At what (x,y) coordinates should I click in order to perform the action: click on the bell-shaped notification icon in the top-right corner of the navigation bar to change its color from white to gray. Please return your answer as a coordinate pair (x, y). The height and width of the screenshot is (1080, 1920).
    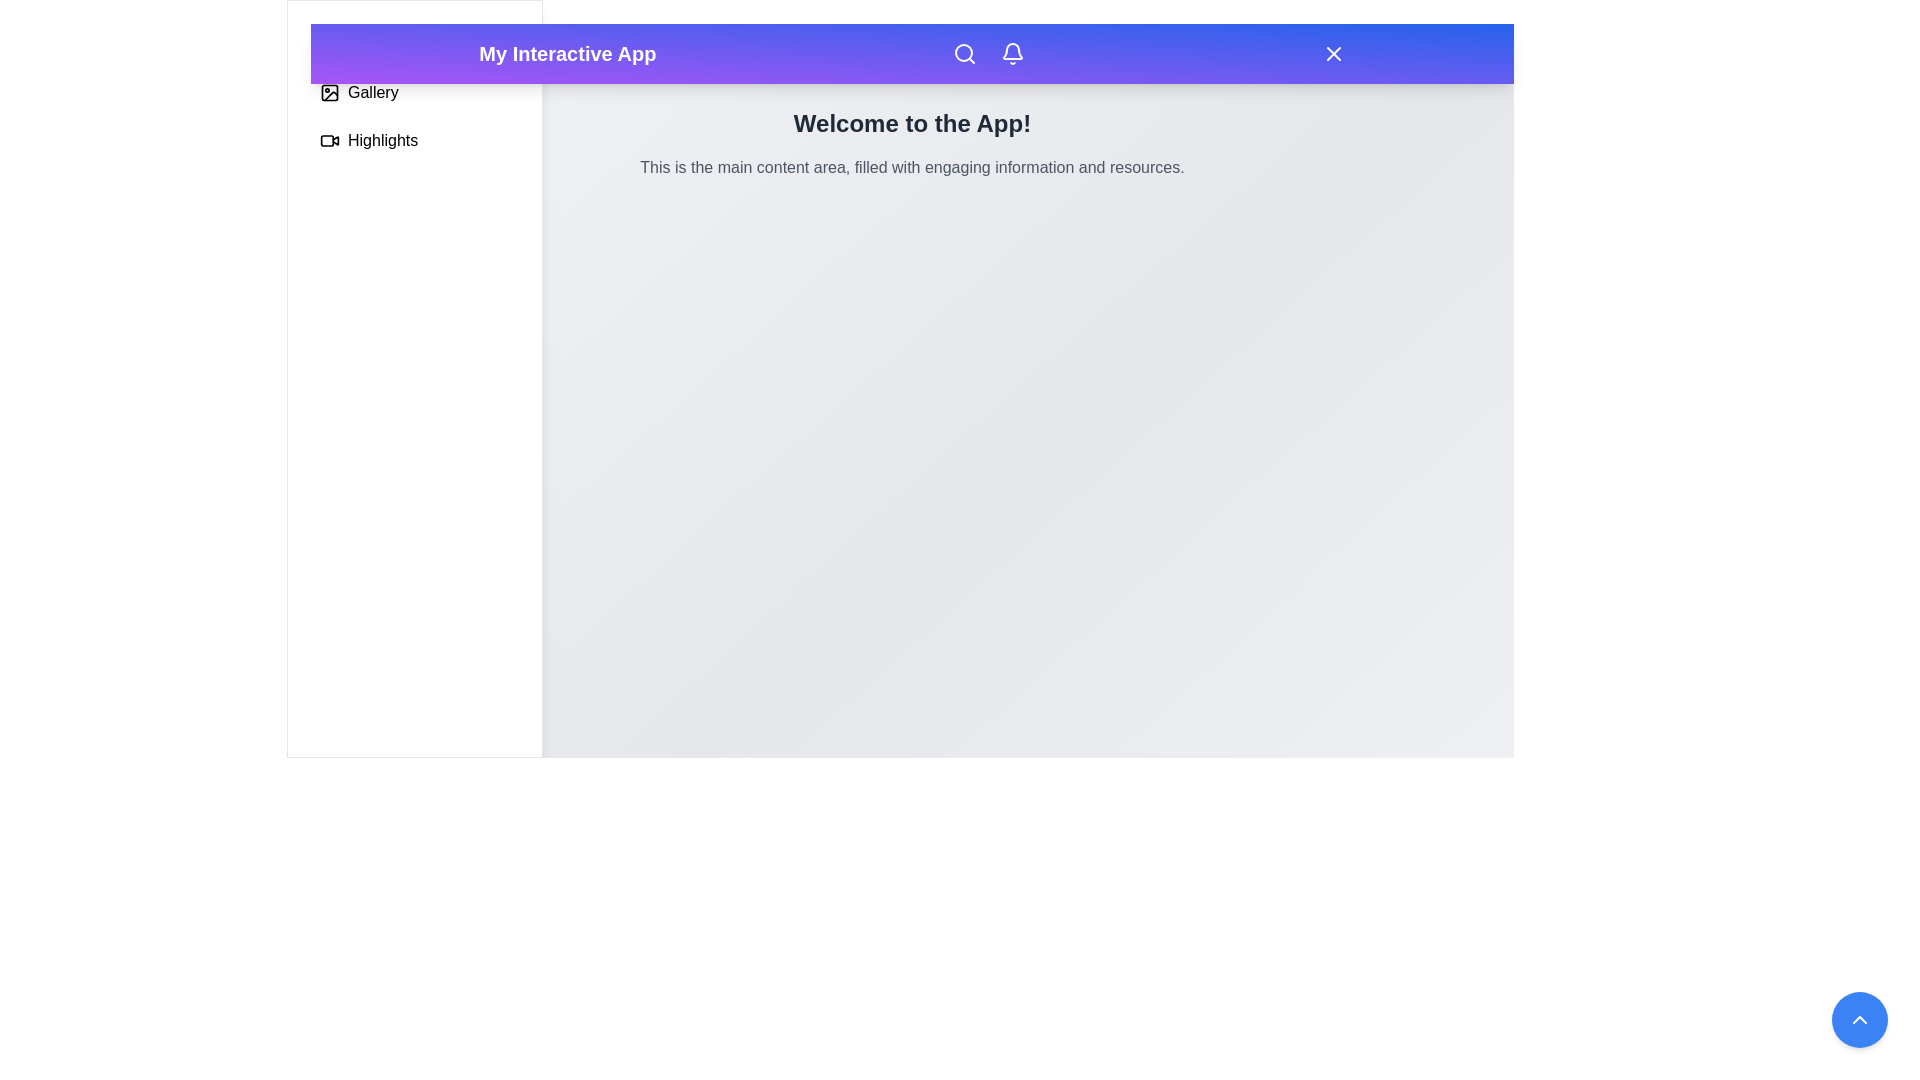
    Looking at the image, I should click on (1012, 53).